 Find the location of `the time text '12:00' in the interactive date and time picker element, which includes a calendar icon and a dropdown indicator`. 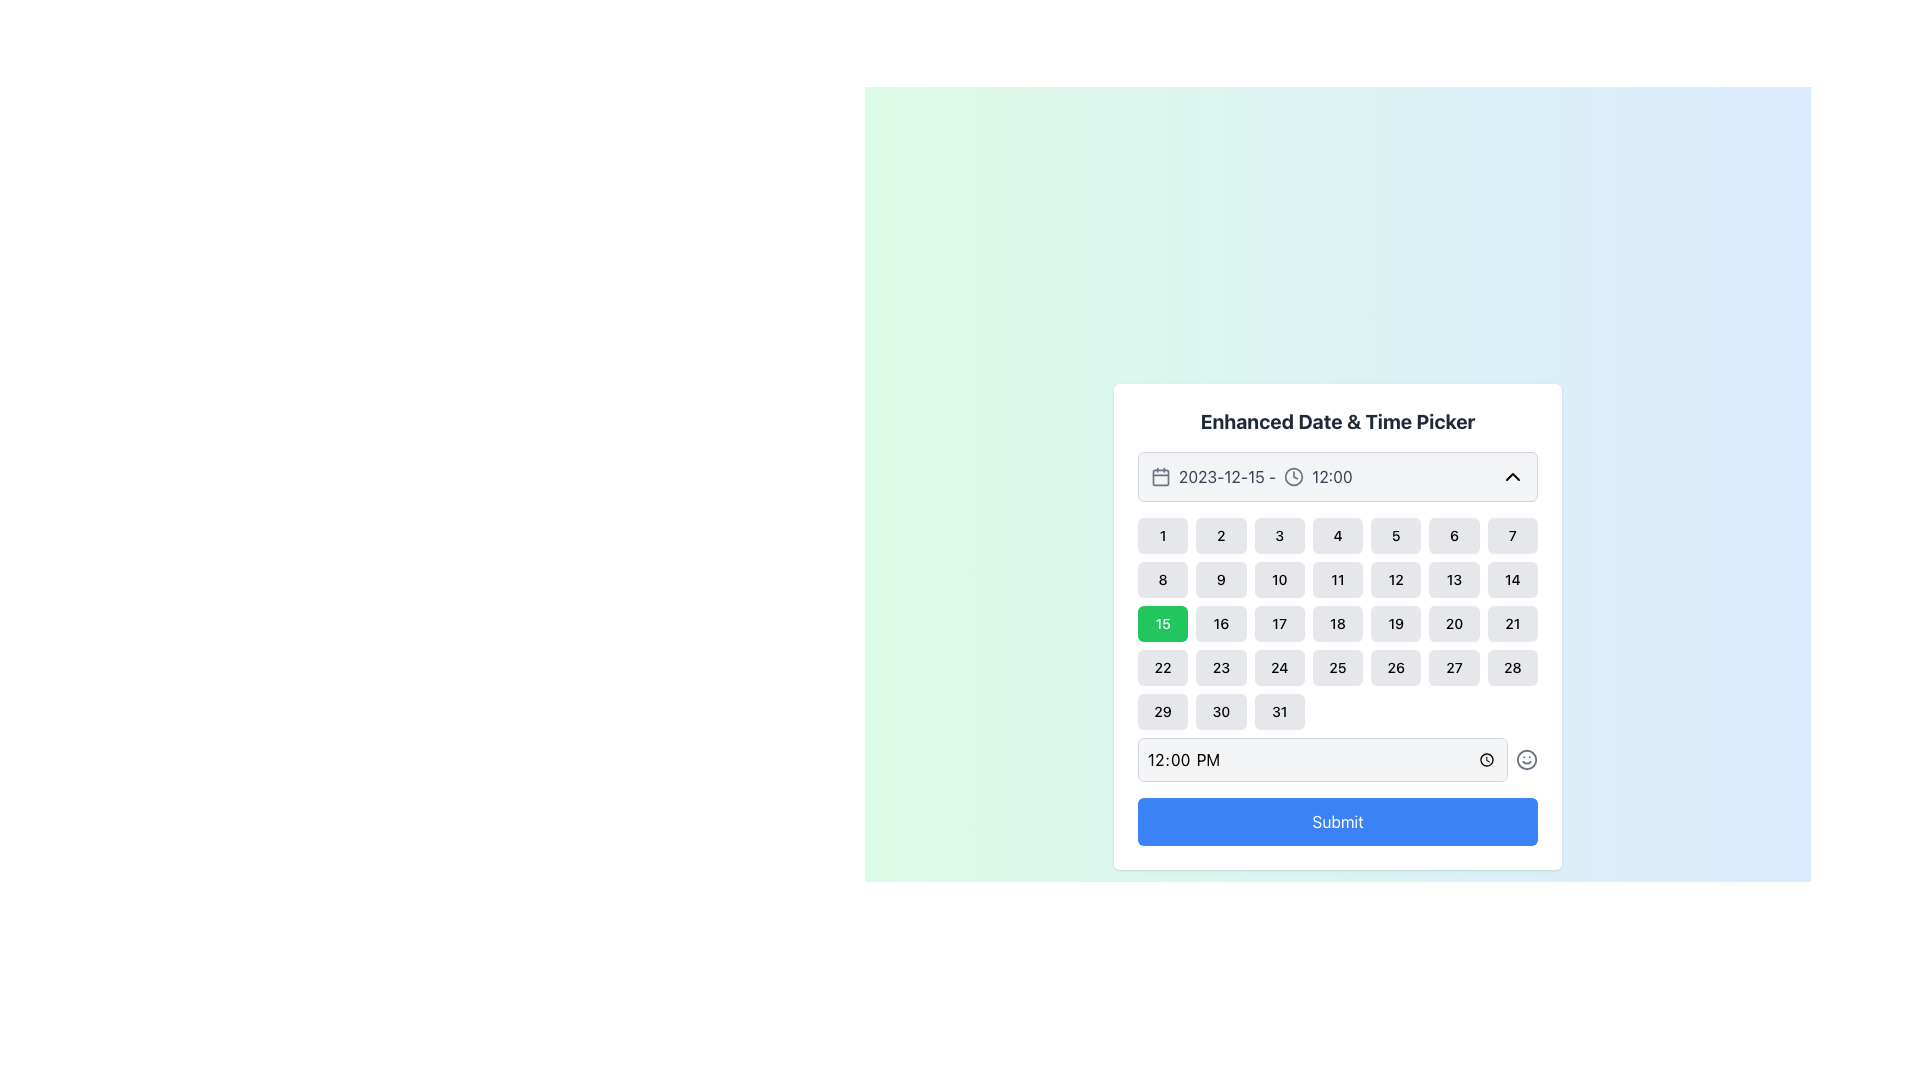

the time text '12:00' in the interactive date and time picker element, which includes a calendar icon and a dropdown indicator is located at coordinates (1338, 477).